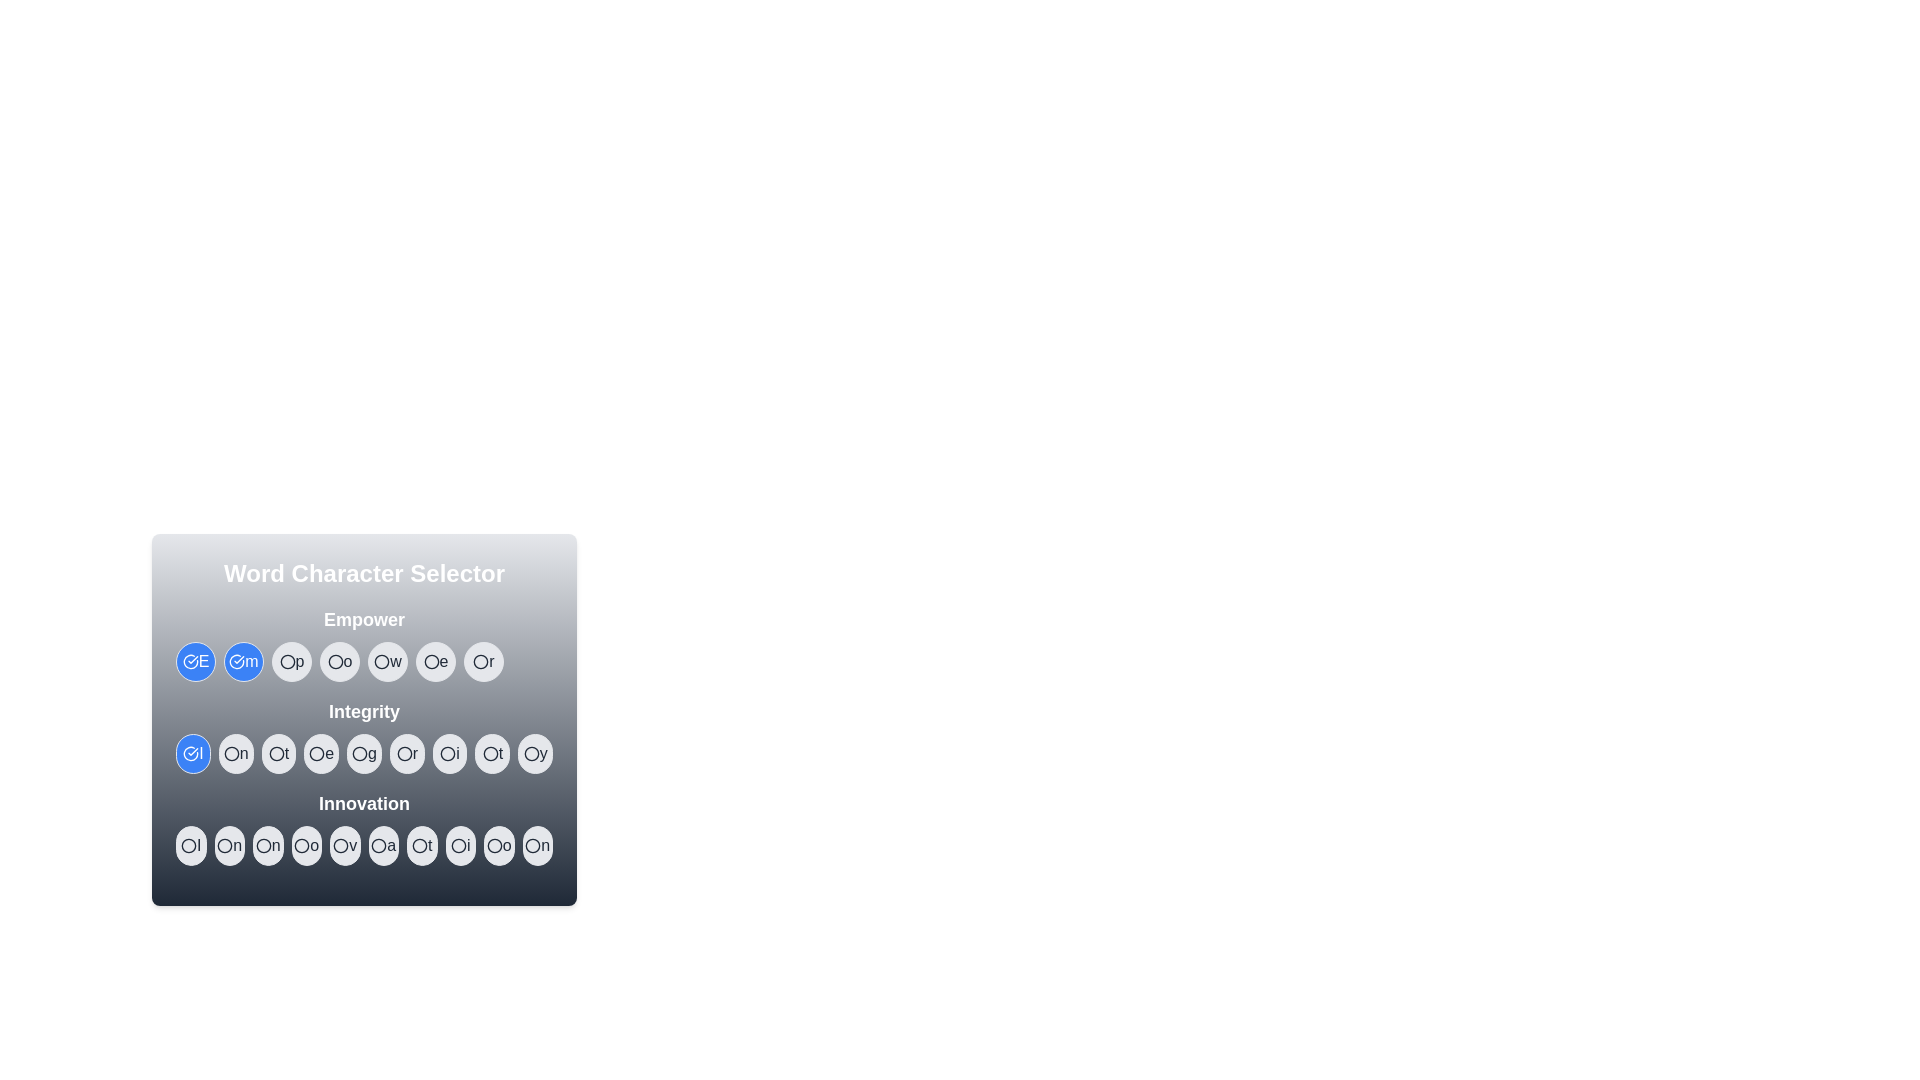 The image size is (1920, 1080). Describe the element at coordinates (196, 662) in the screenshot. I see `the character E in the word Empower` at that location.